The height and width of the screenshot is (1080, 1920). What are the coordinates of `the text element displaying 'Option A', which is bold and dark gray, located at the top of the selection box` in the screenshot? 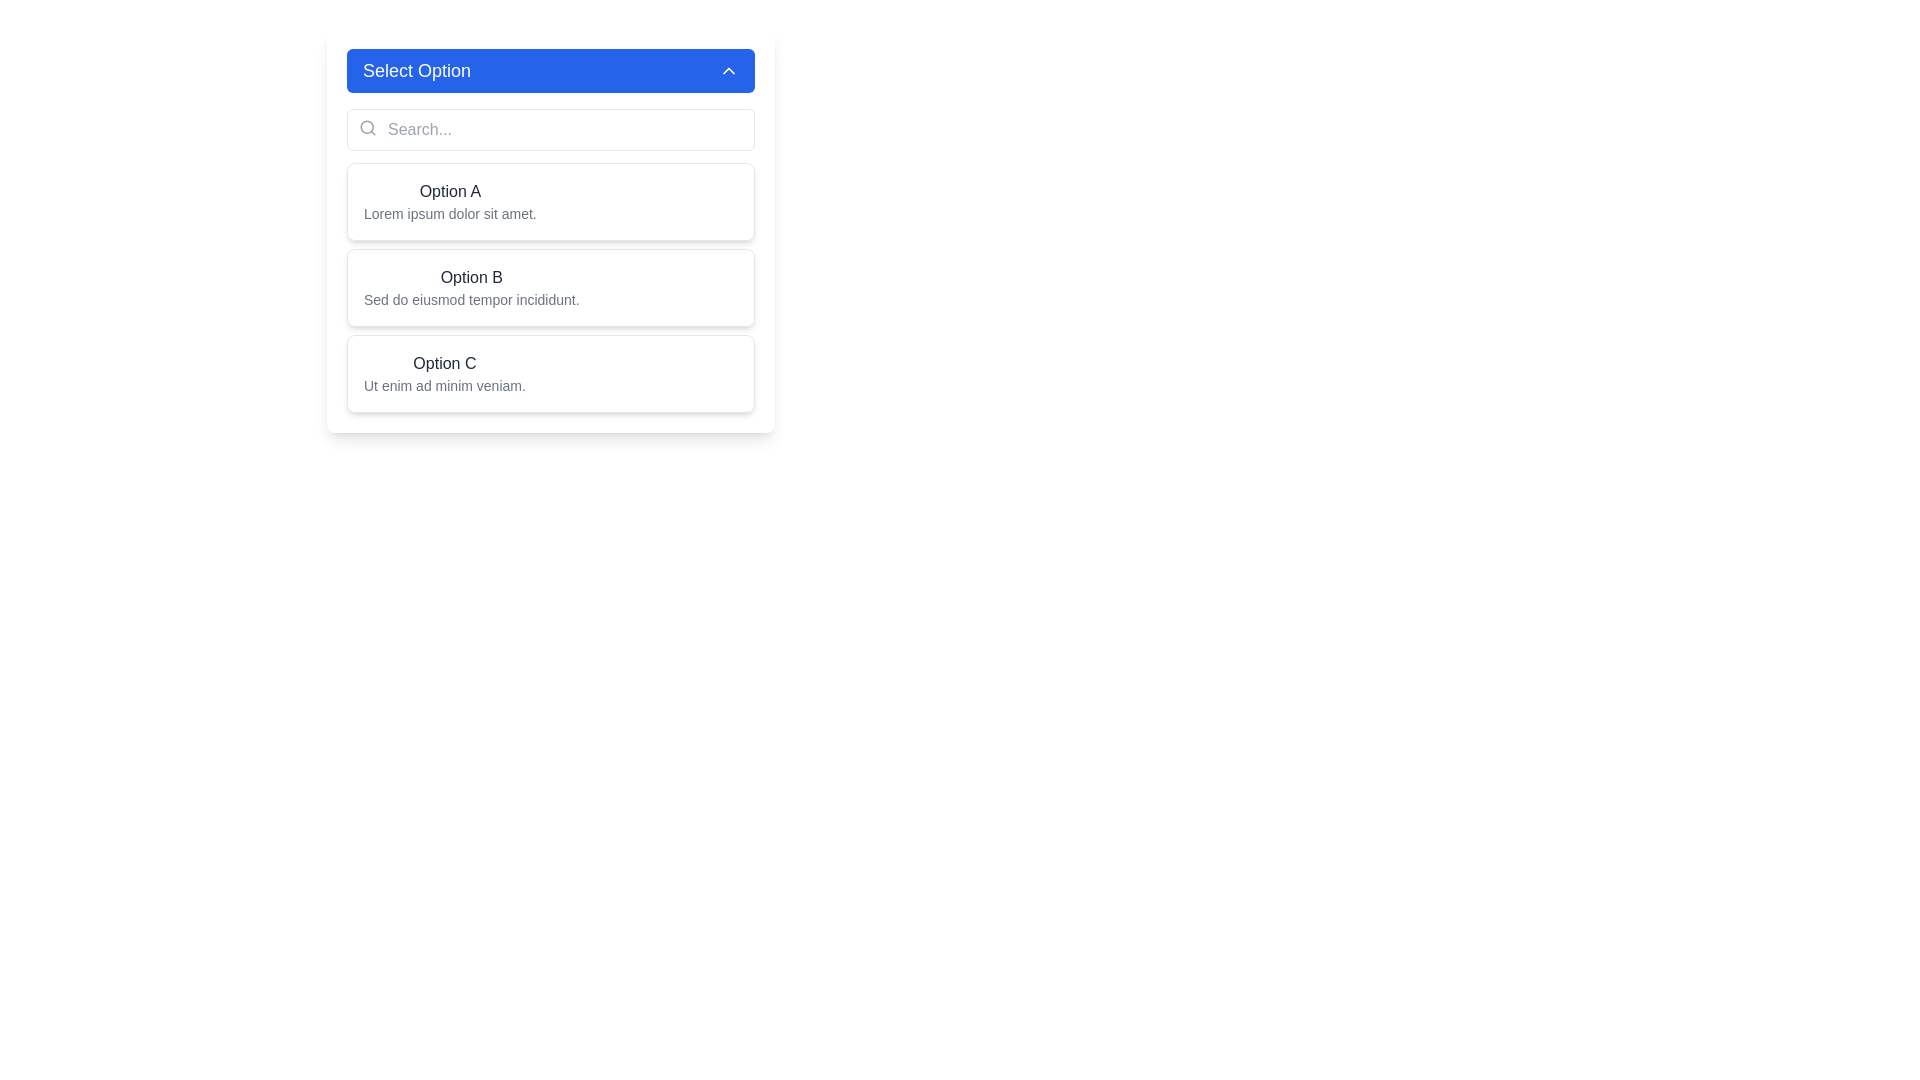 It's located at (449, 192).